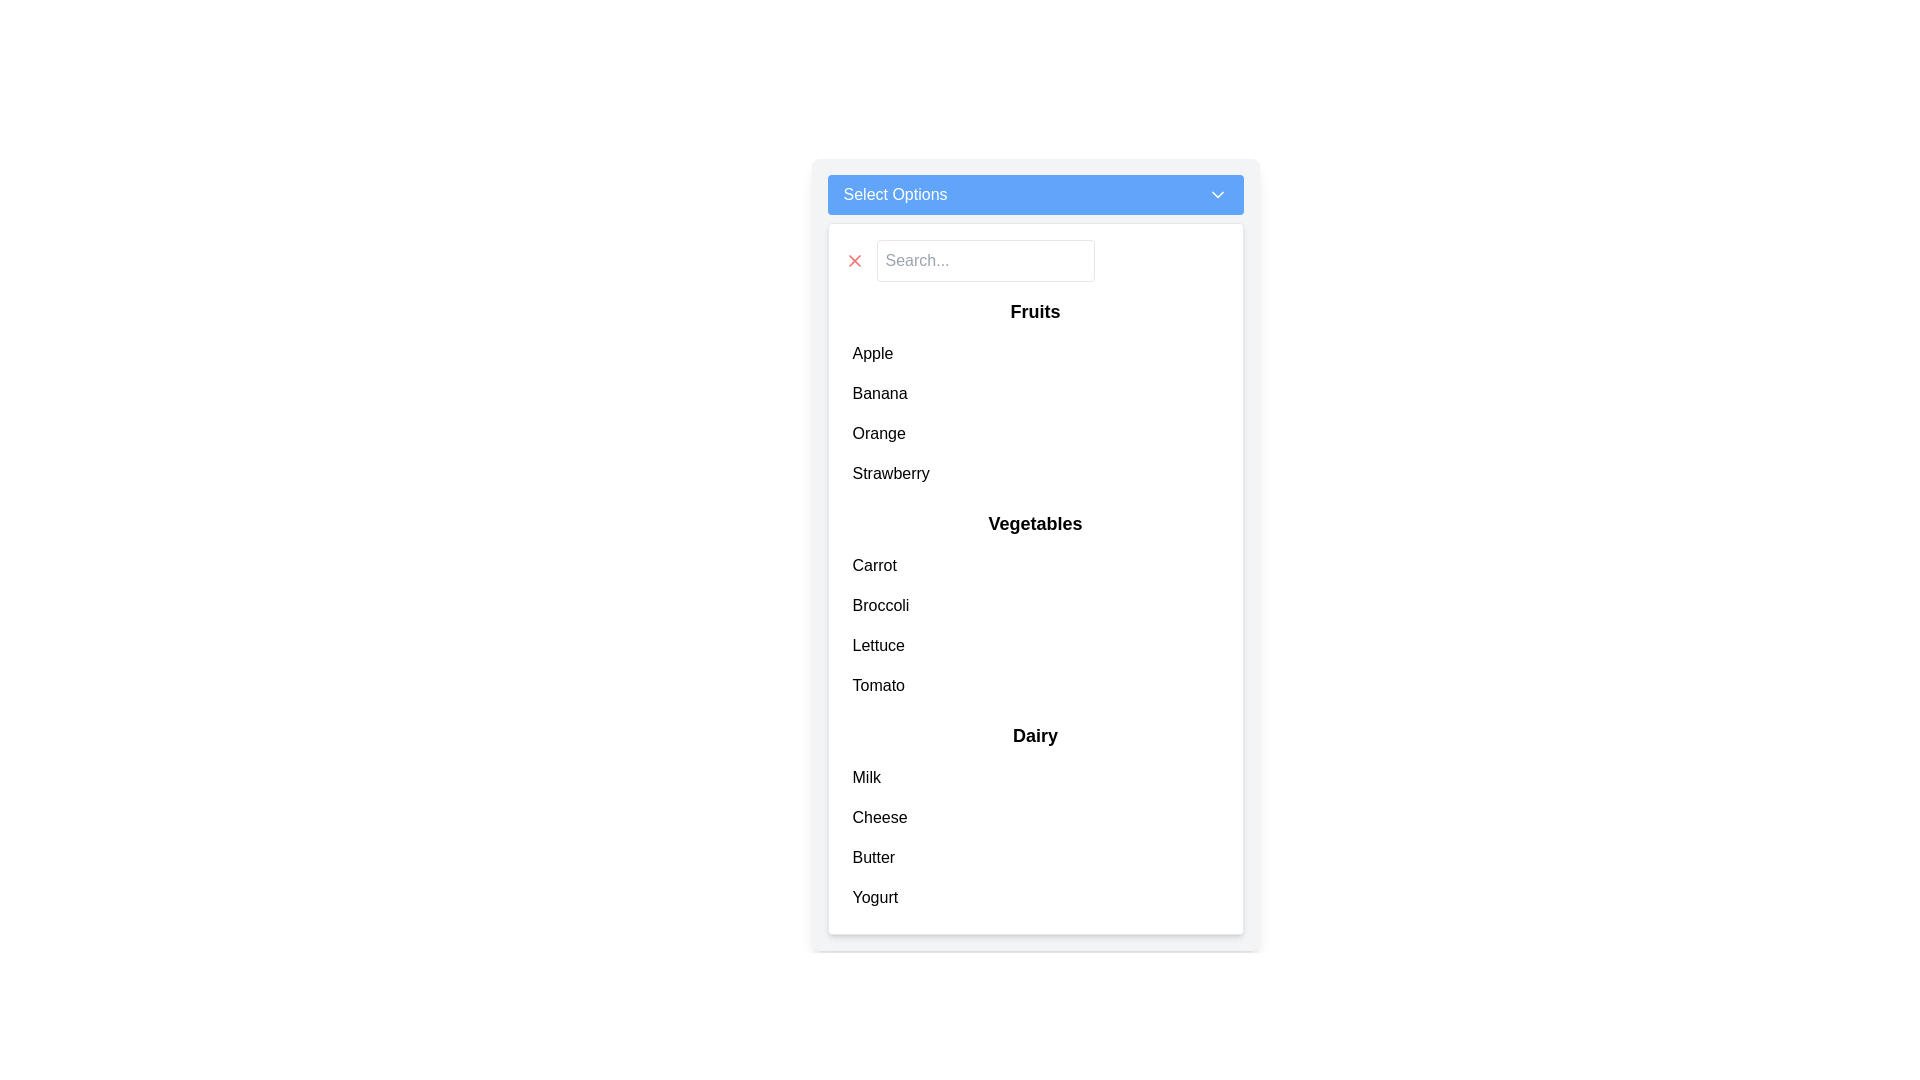 The width and height of the screenshot is (1920, 1080). What do you see at coordinates (1035, 433) in the screenshot?
I see `the clickable list item labeled 'Orange', which is the third option under the 'Fruits' category` at bounding box center [1035, 433].